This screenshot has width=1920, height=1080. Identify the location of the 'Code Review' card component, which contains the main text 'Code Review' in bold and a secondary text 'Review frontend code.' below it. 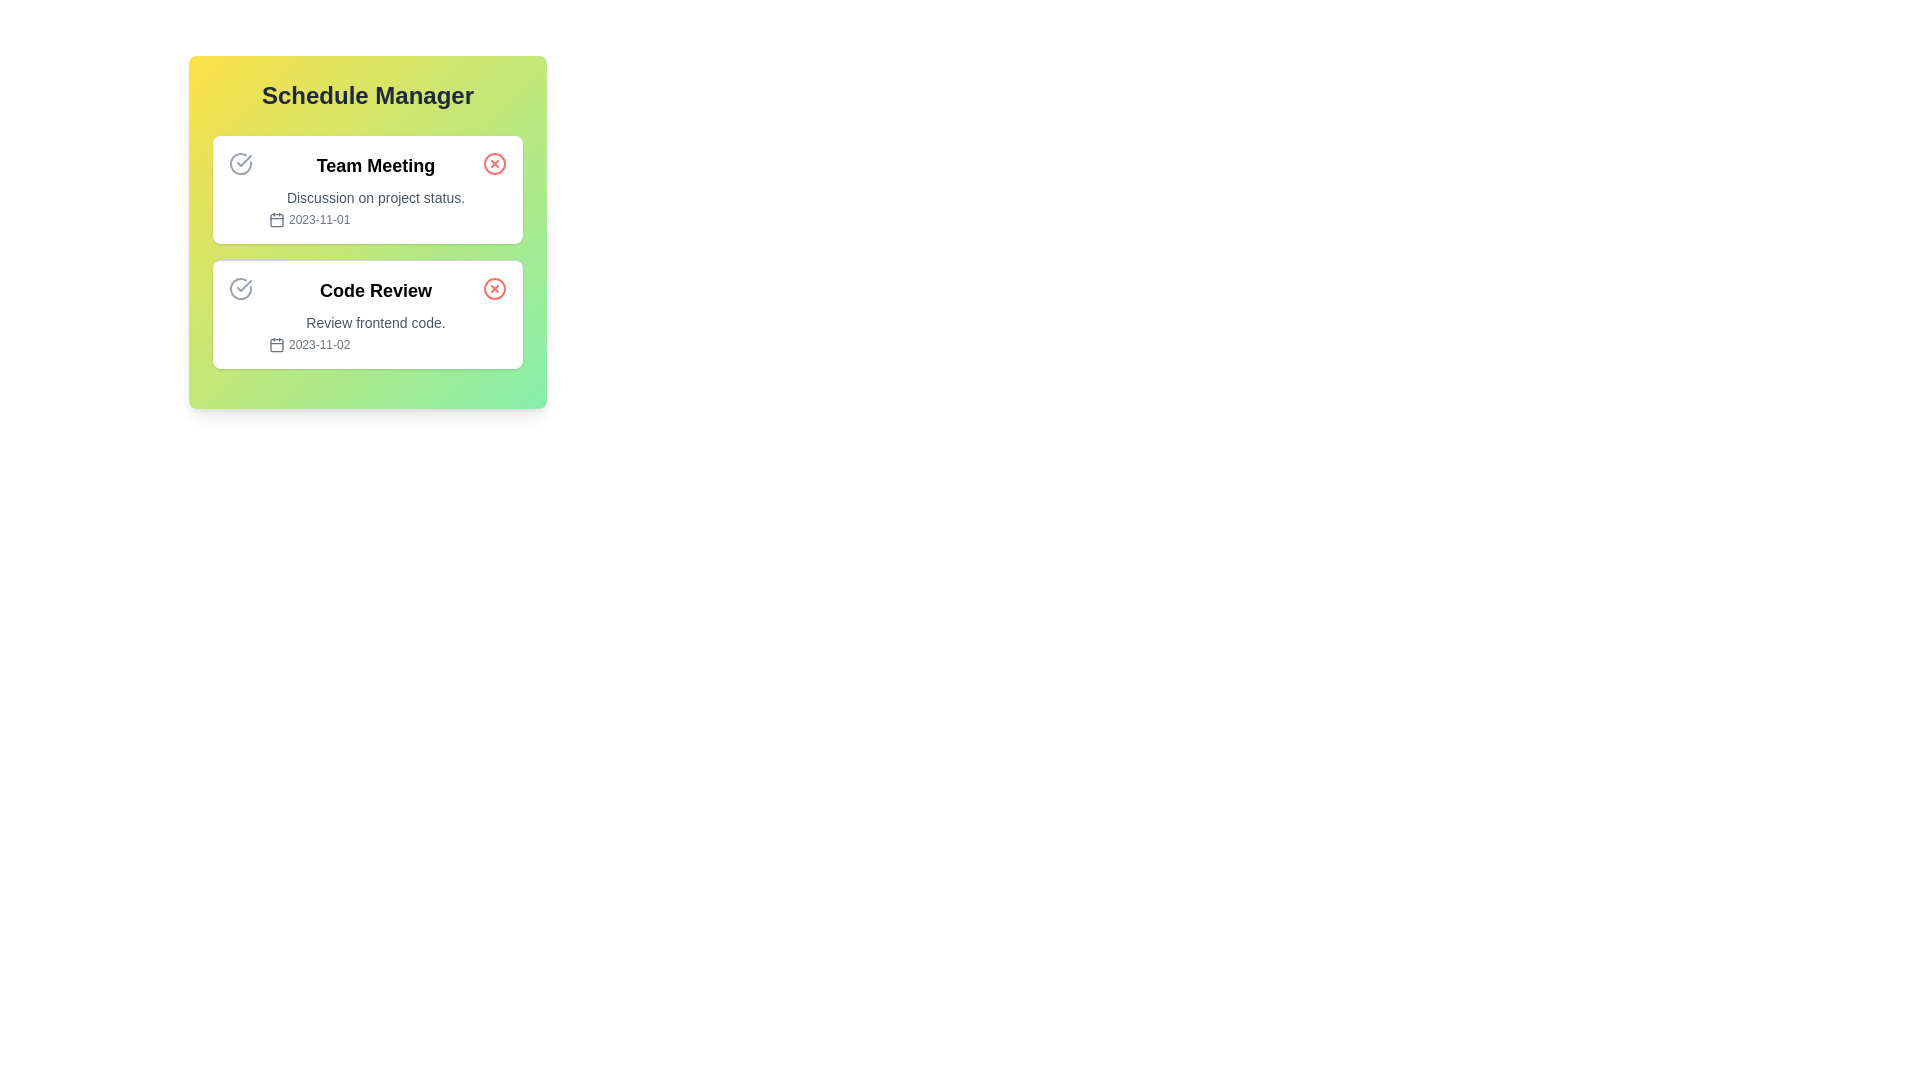
(375, 315).